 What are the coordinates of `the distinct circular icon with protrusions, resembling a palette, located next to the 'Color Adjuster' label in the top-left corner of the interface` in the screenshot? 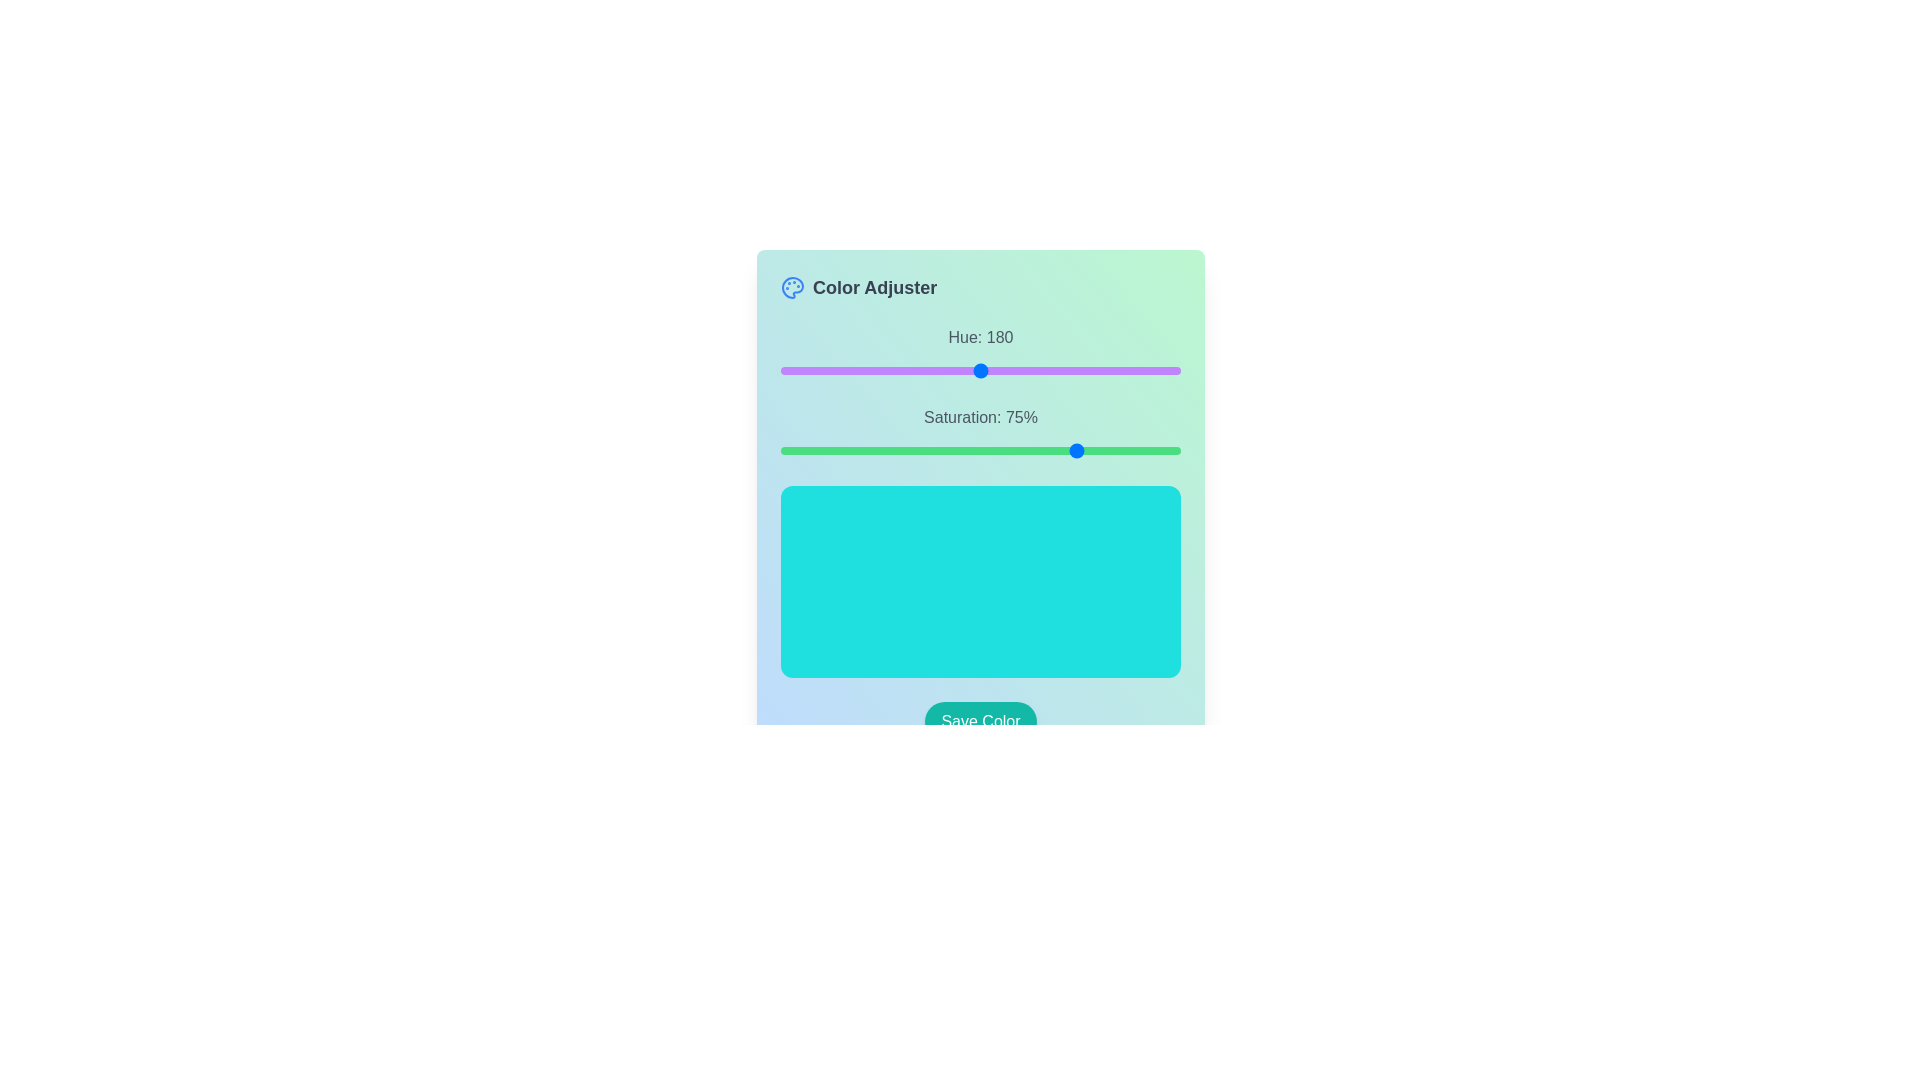 It's located at (791, 288).